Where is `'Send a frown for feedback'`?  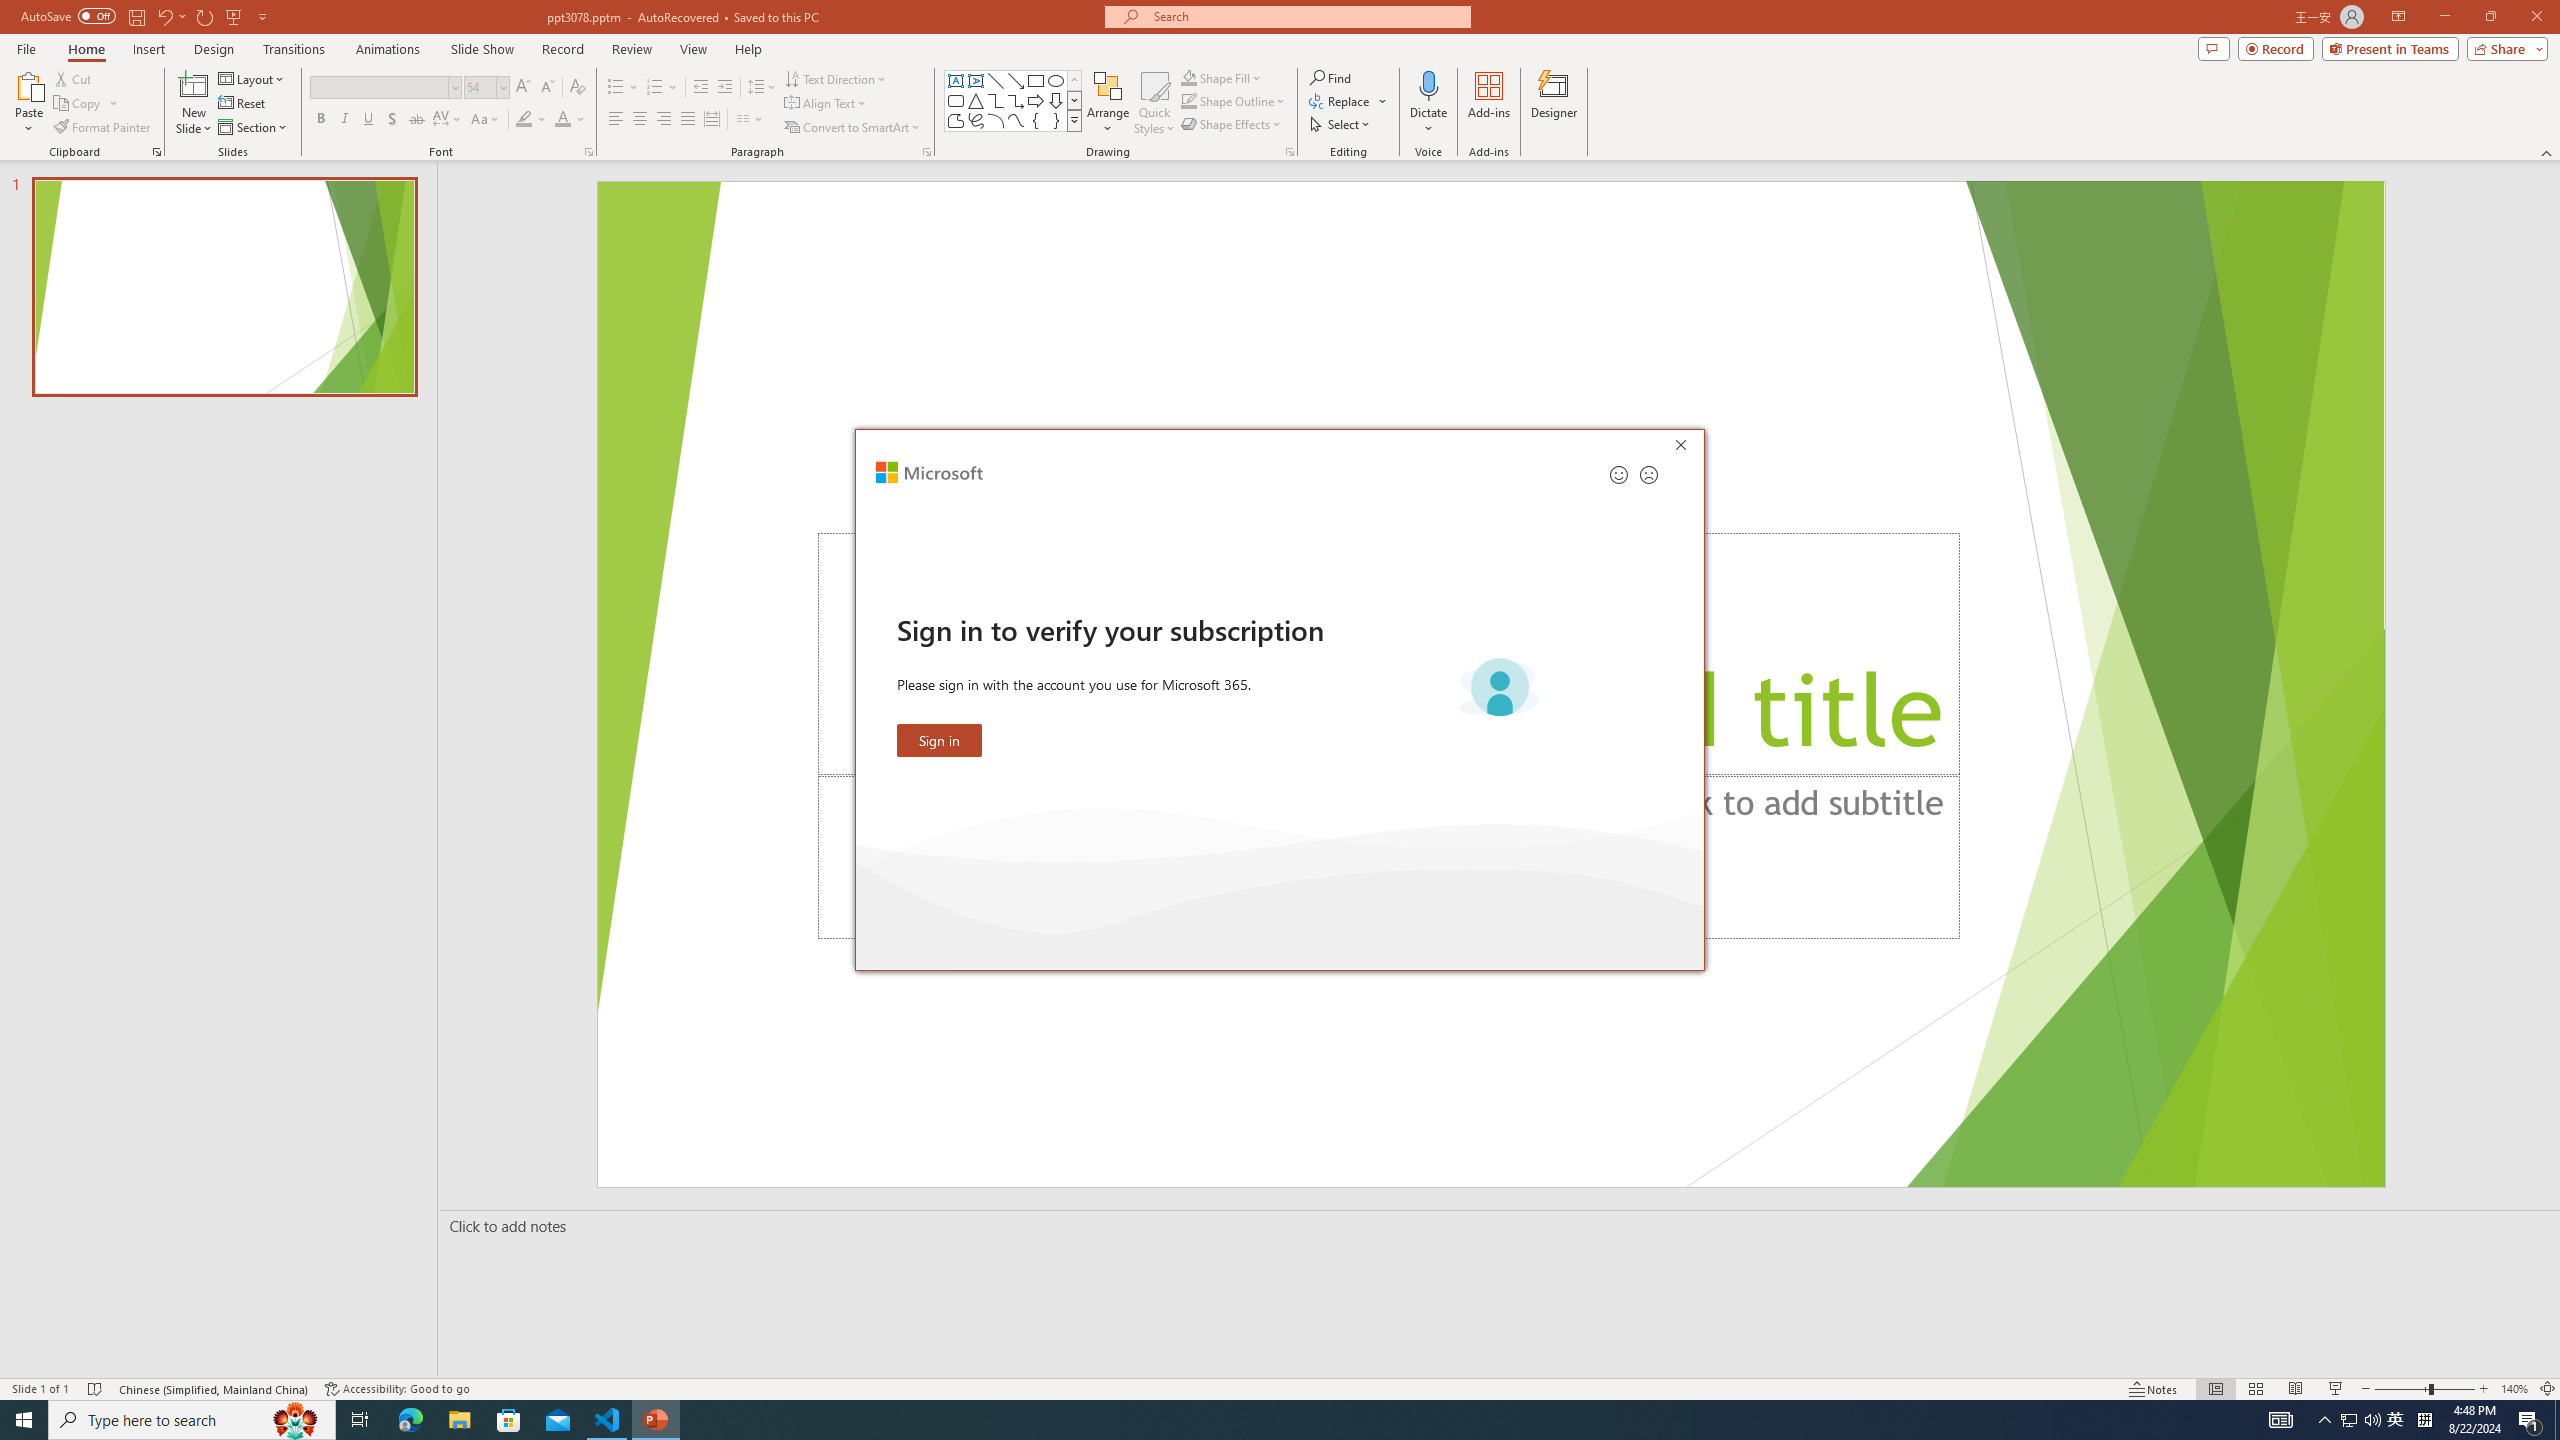
'Send a frown for feedback' is located at coordinates (1647, 474).